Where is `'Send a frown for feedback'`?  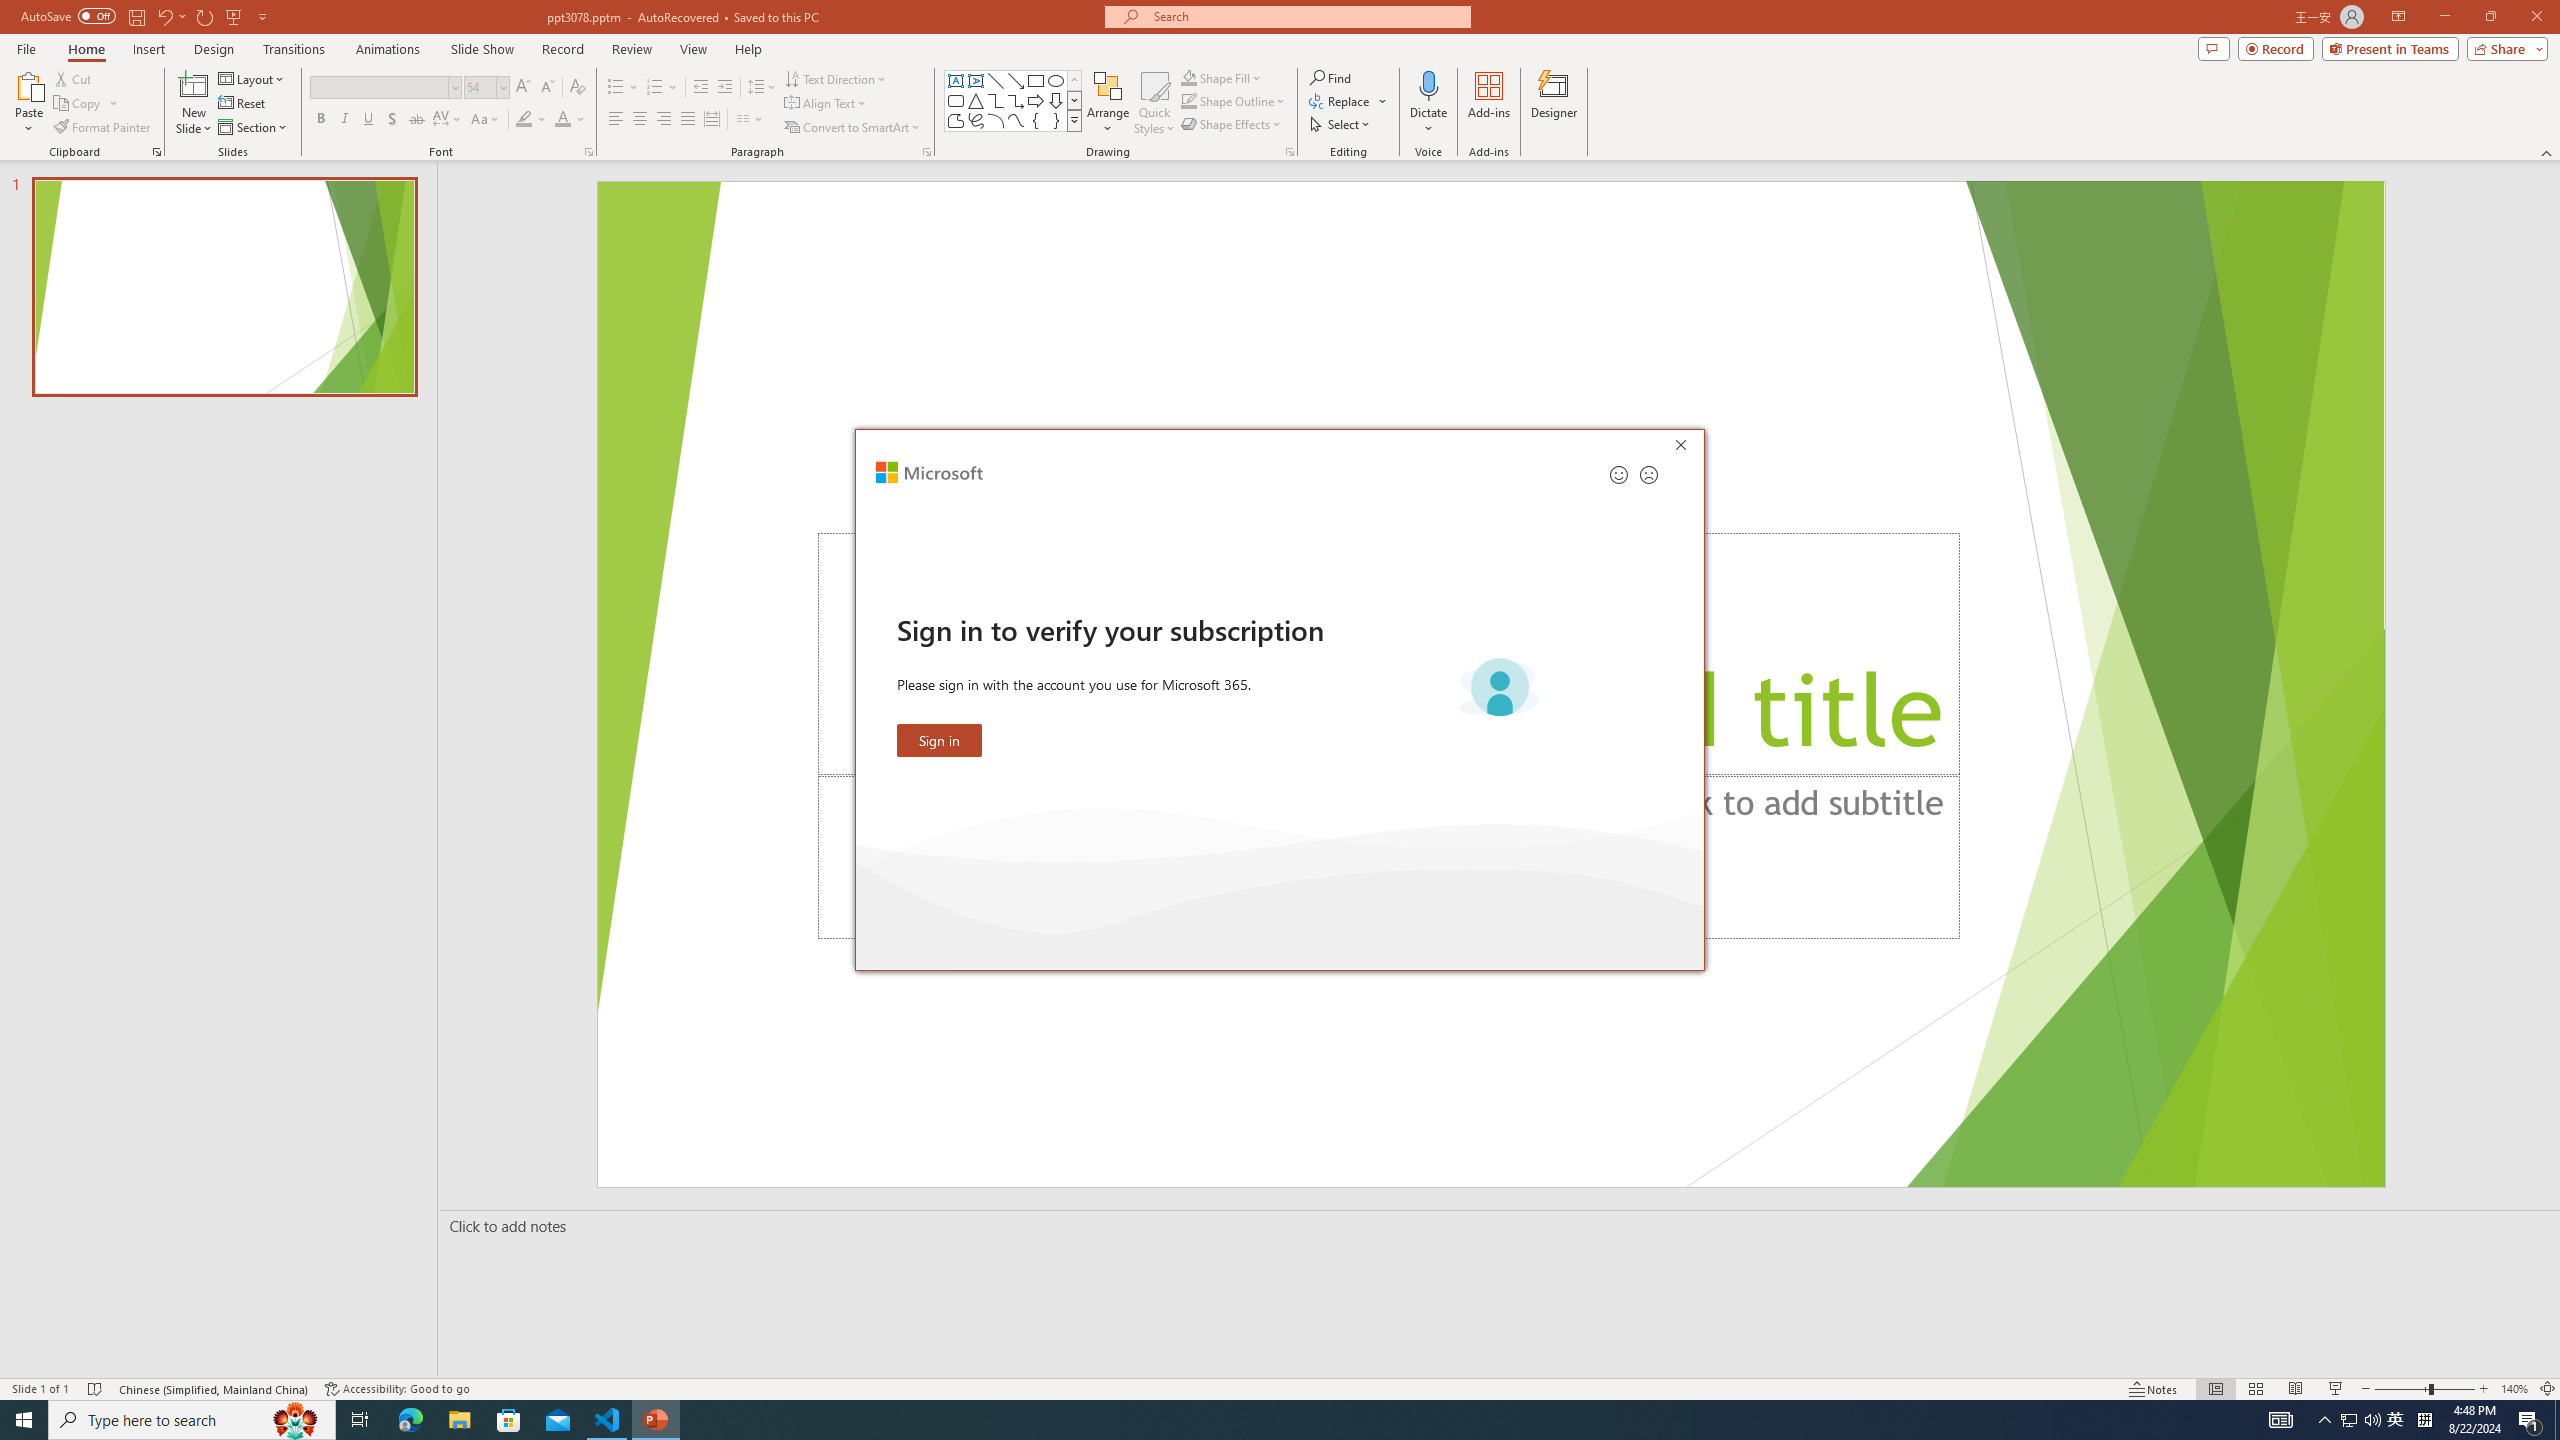
'Send a frown for feedback' is located at coordinates (1647, 474).